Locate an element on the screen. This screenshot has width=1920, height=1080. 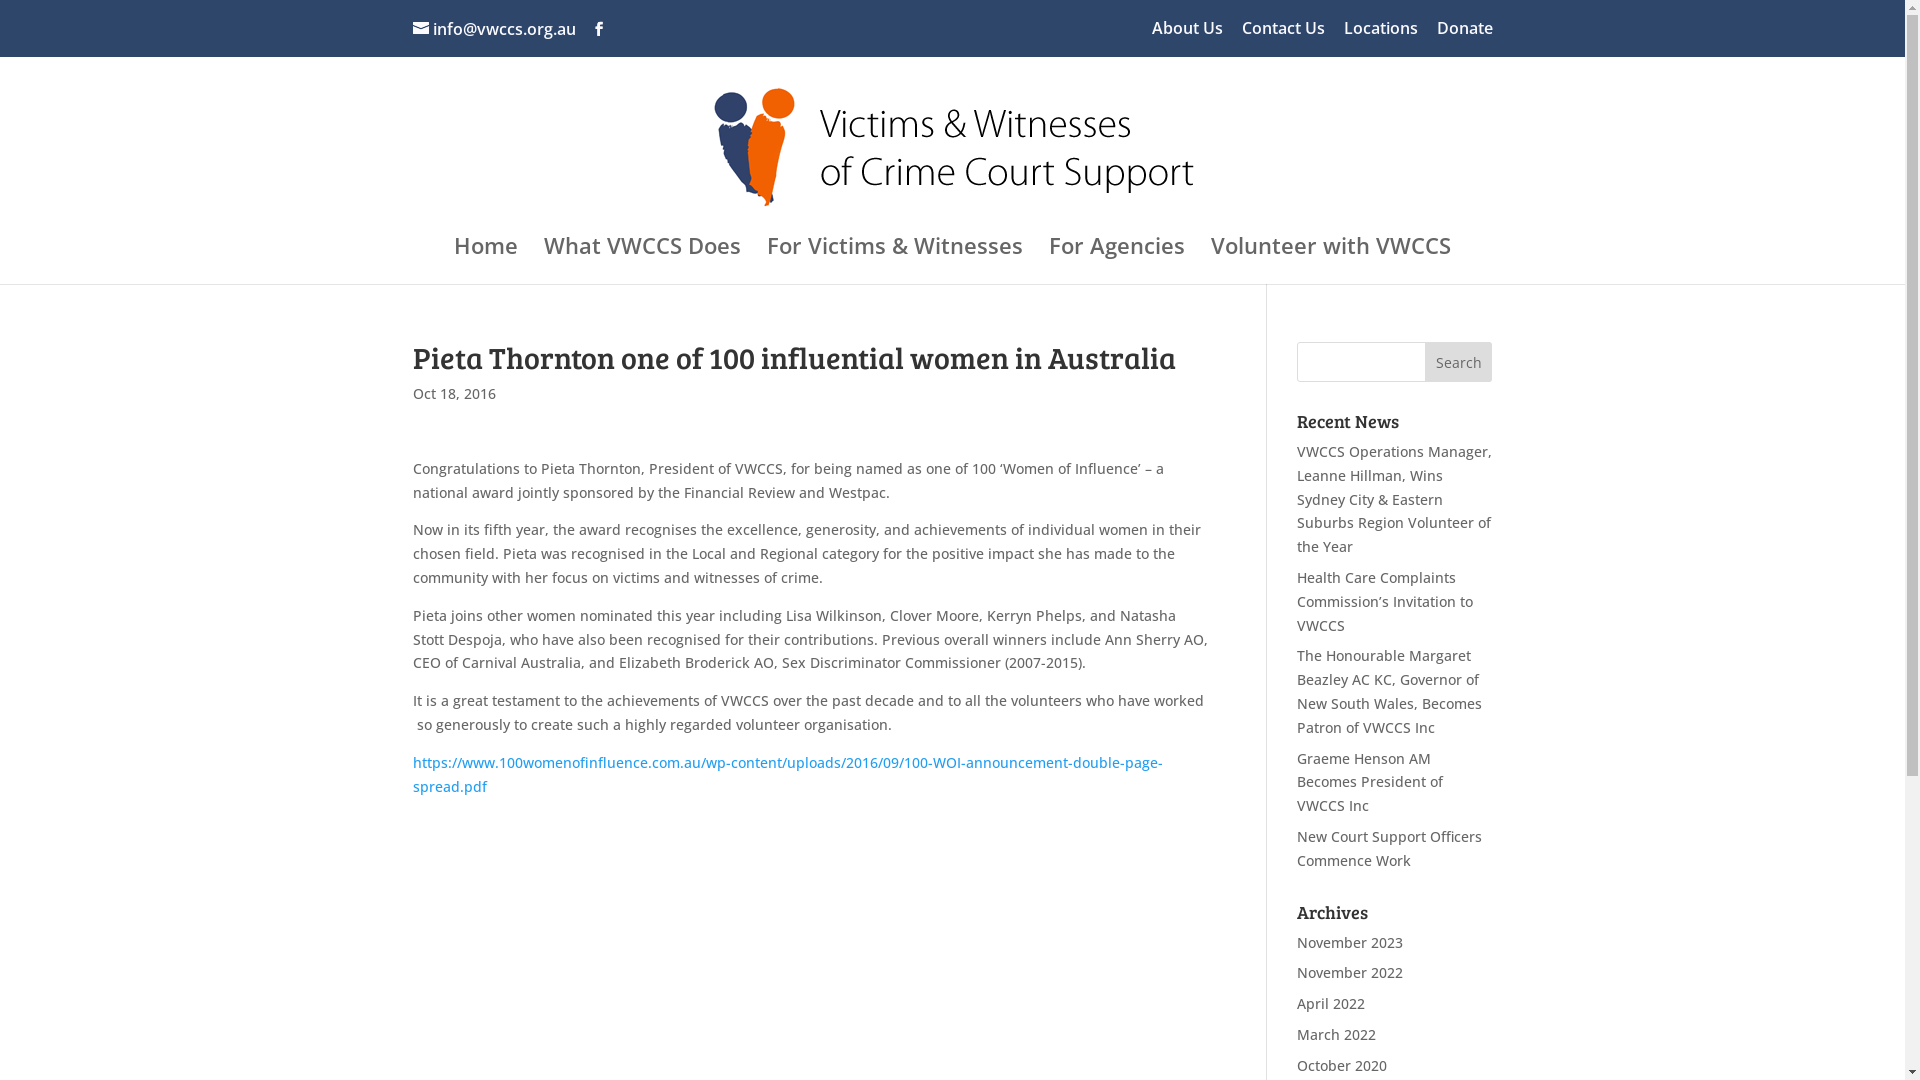
'October 2020' is located at coordinates (1342, 1064).